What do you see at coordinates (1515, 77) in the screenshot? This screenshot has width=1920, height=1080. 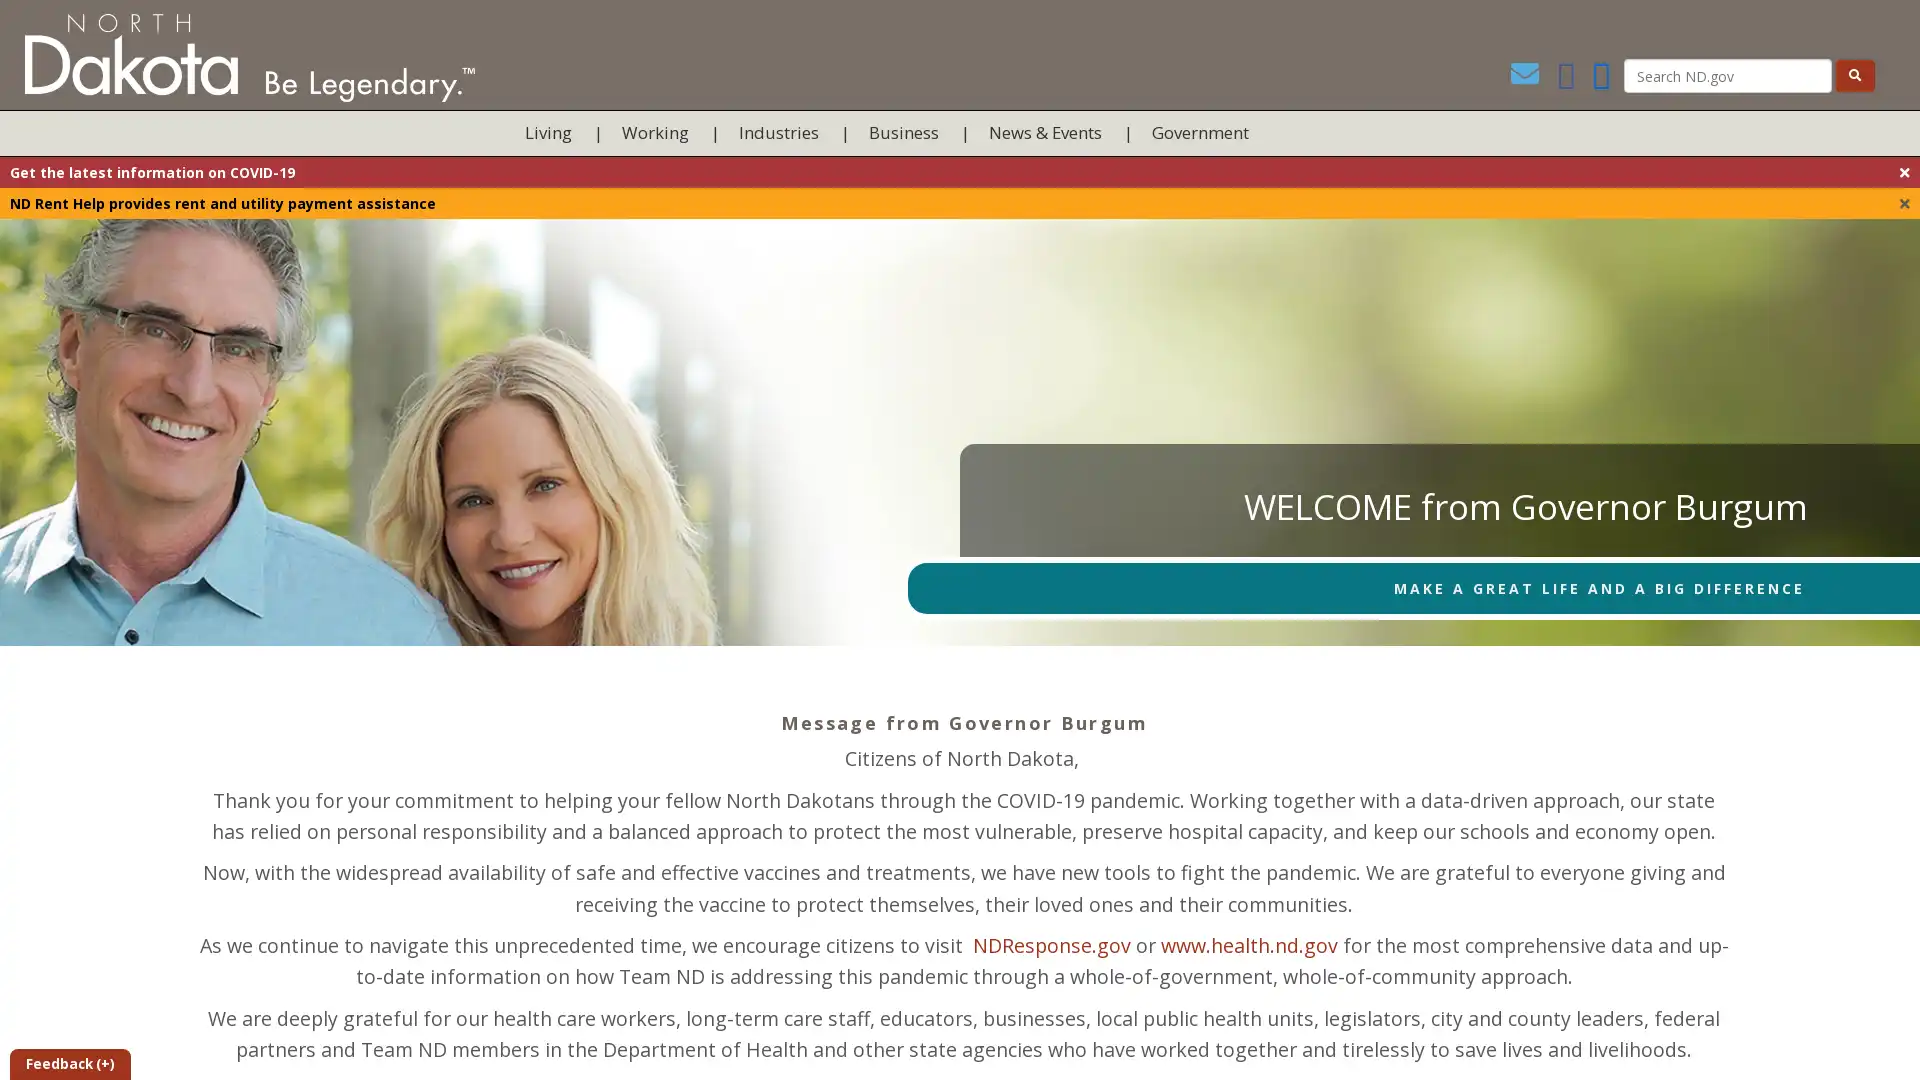 I see `Contact Us` at bounding box center [1515, 77].